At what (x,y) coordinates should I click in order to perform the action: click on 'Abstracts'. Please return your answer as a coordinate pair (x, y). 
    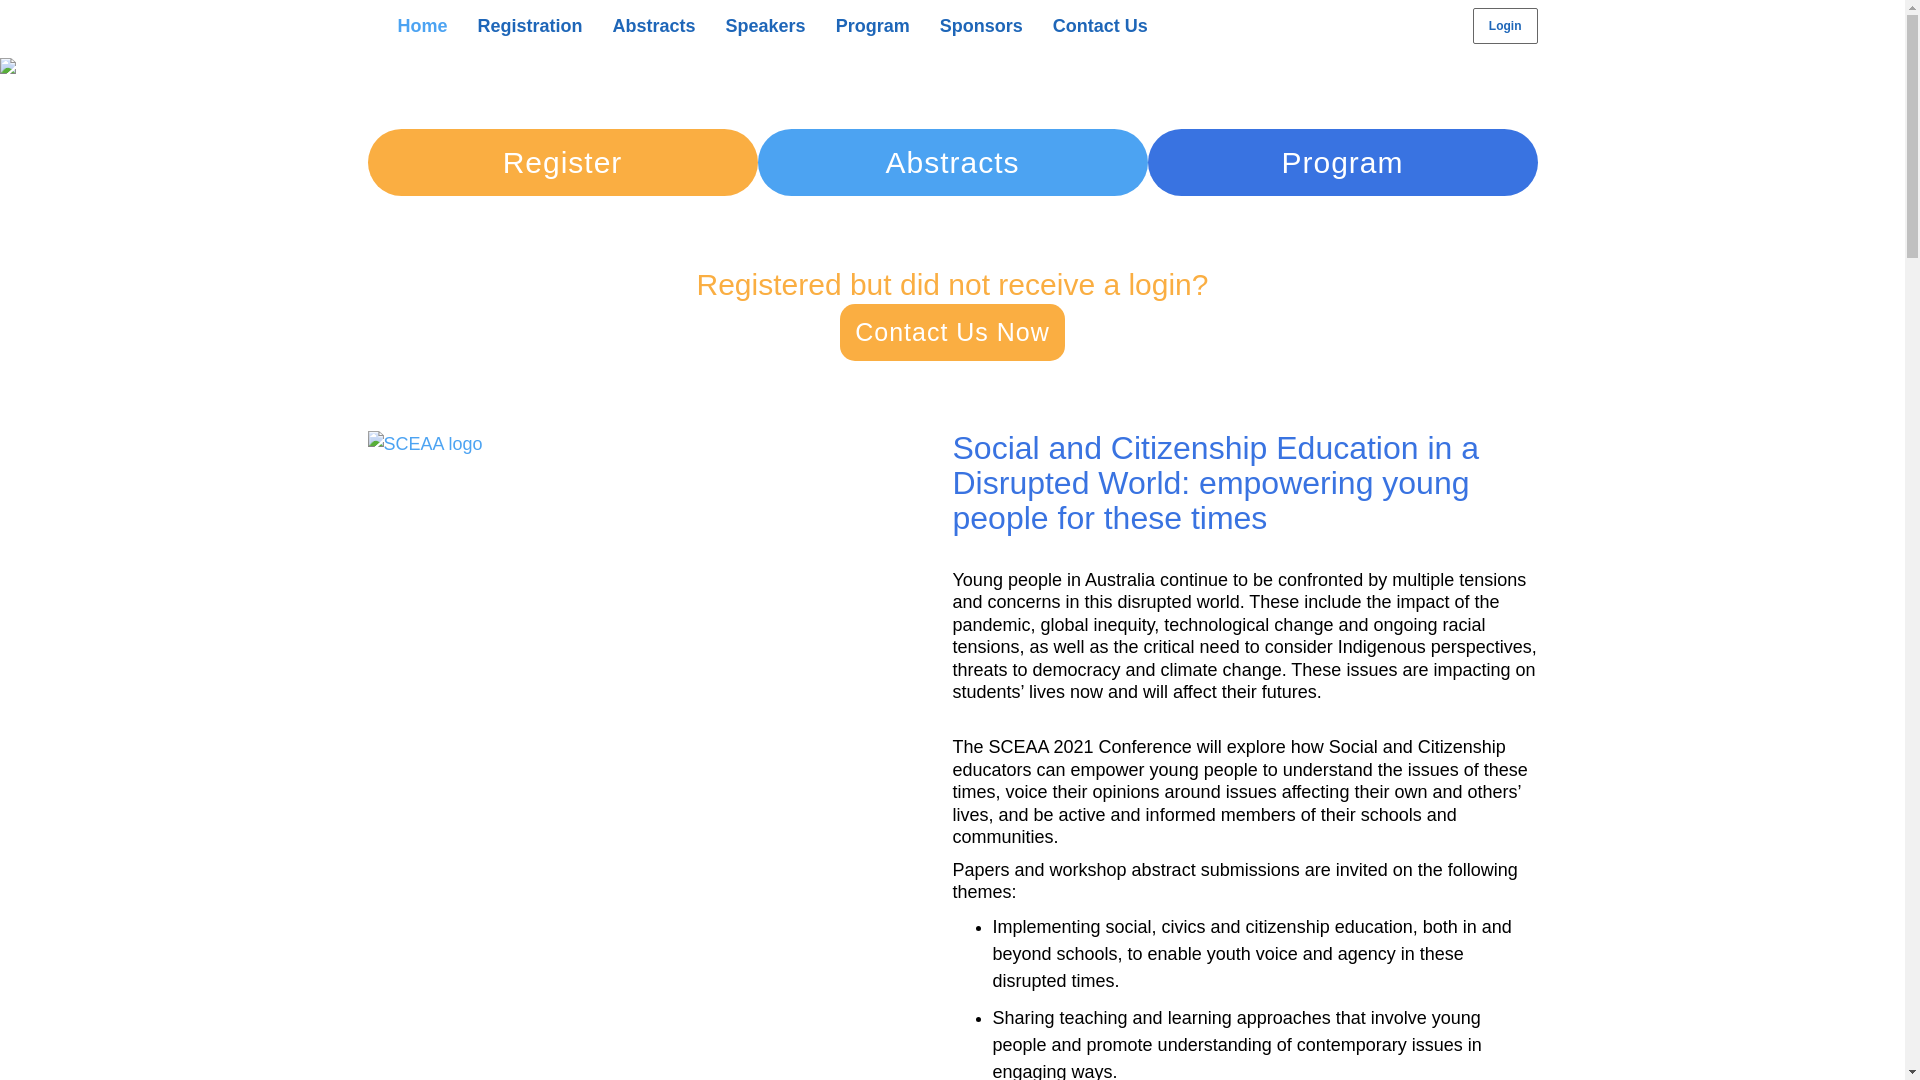
    Looking at the image, I should click on (654, 26).